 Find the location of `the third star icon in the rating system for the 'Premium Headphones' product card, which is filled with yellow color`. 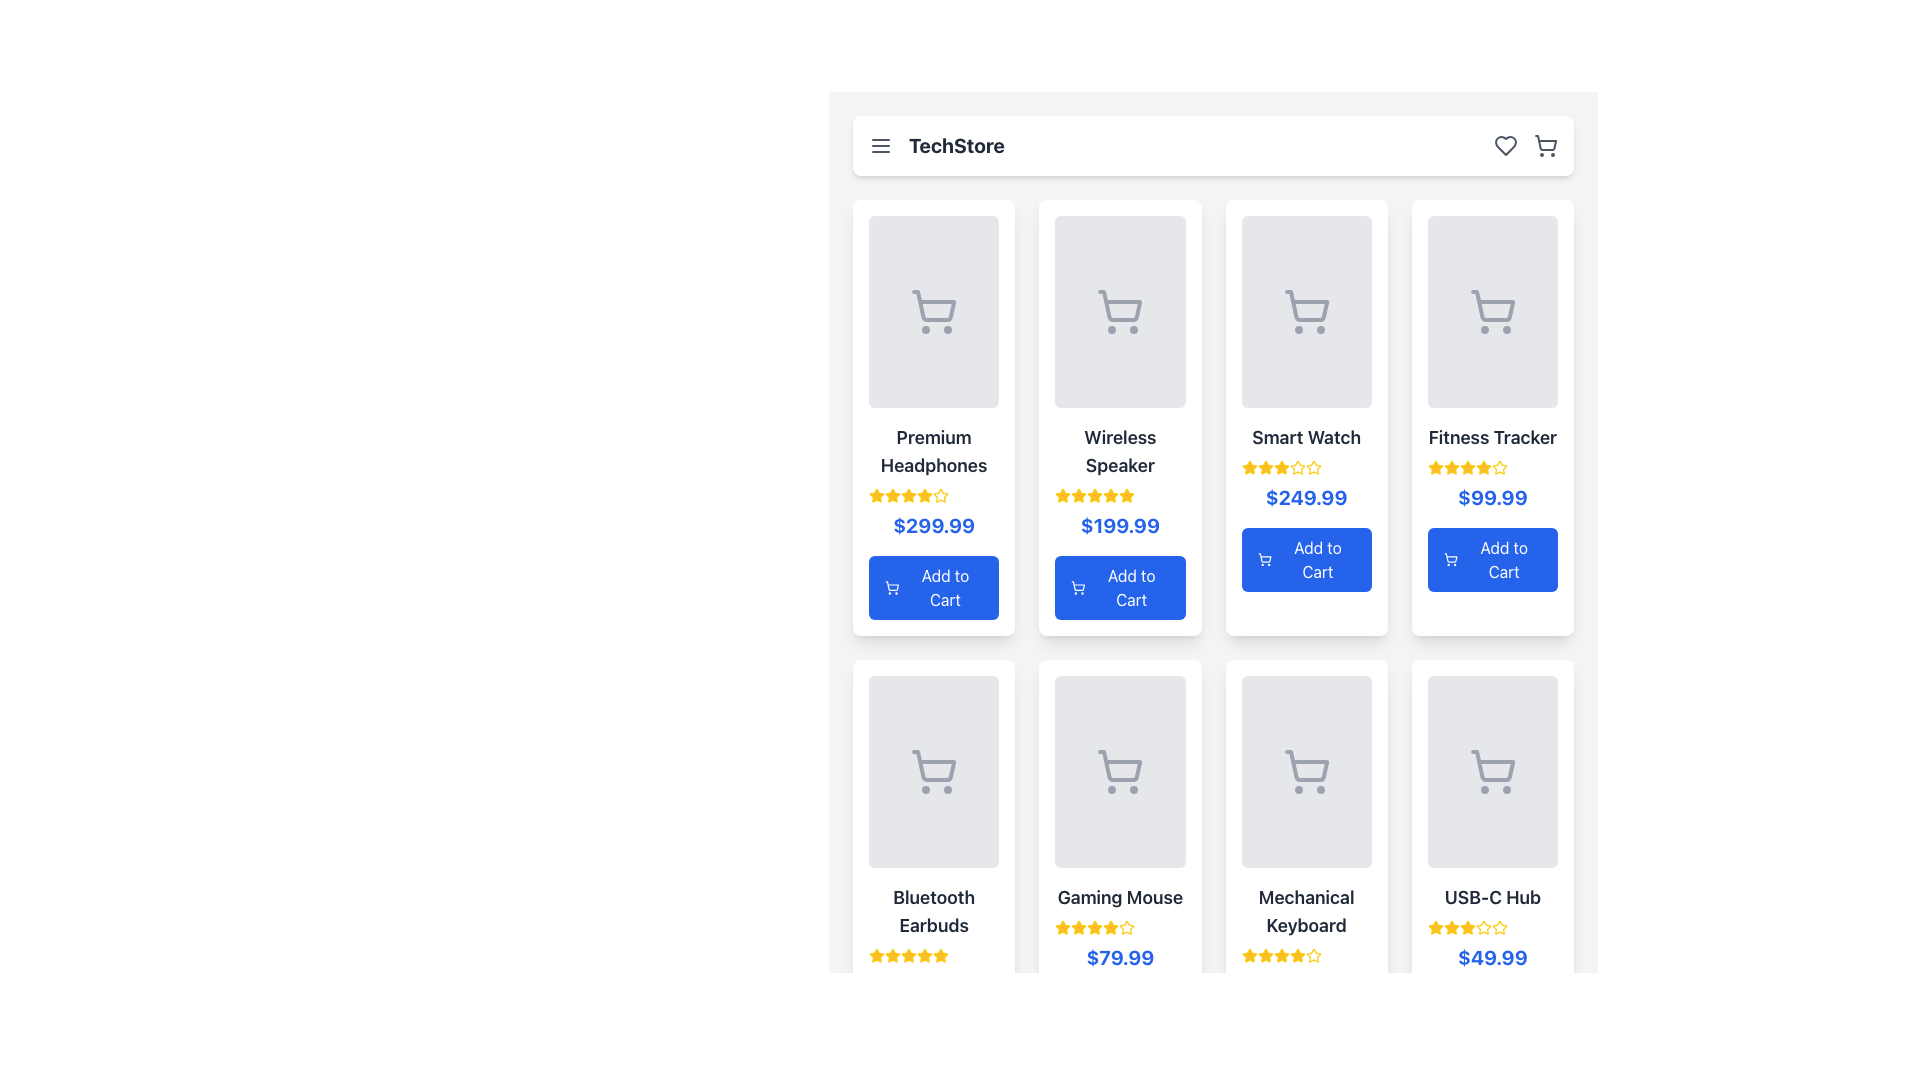

the third star icon in the rating system for the 'Premium Headphones' product card, which is filled with yellow color is located at coordinates (907, 495).